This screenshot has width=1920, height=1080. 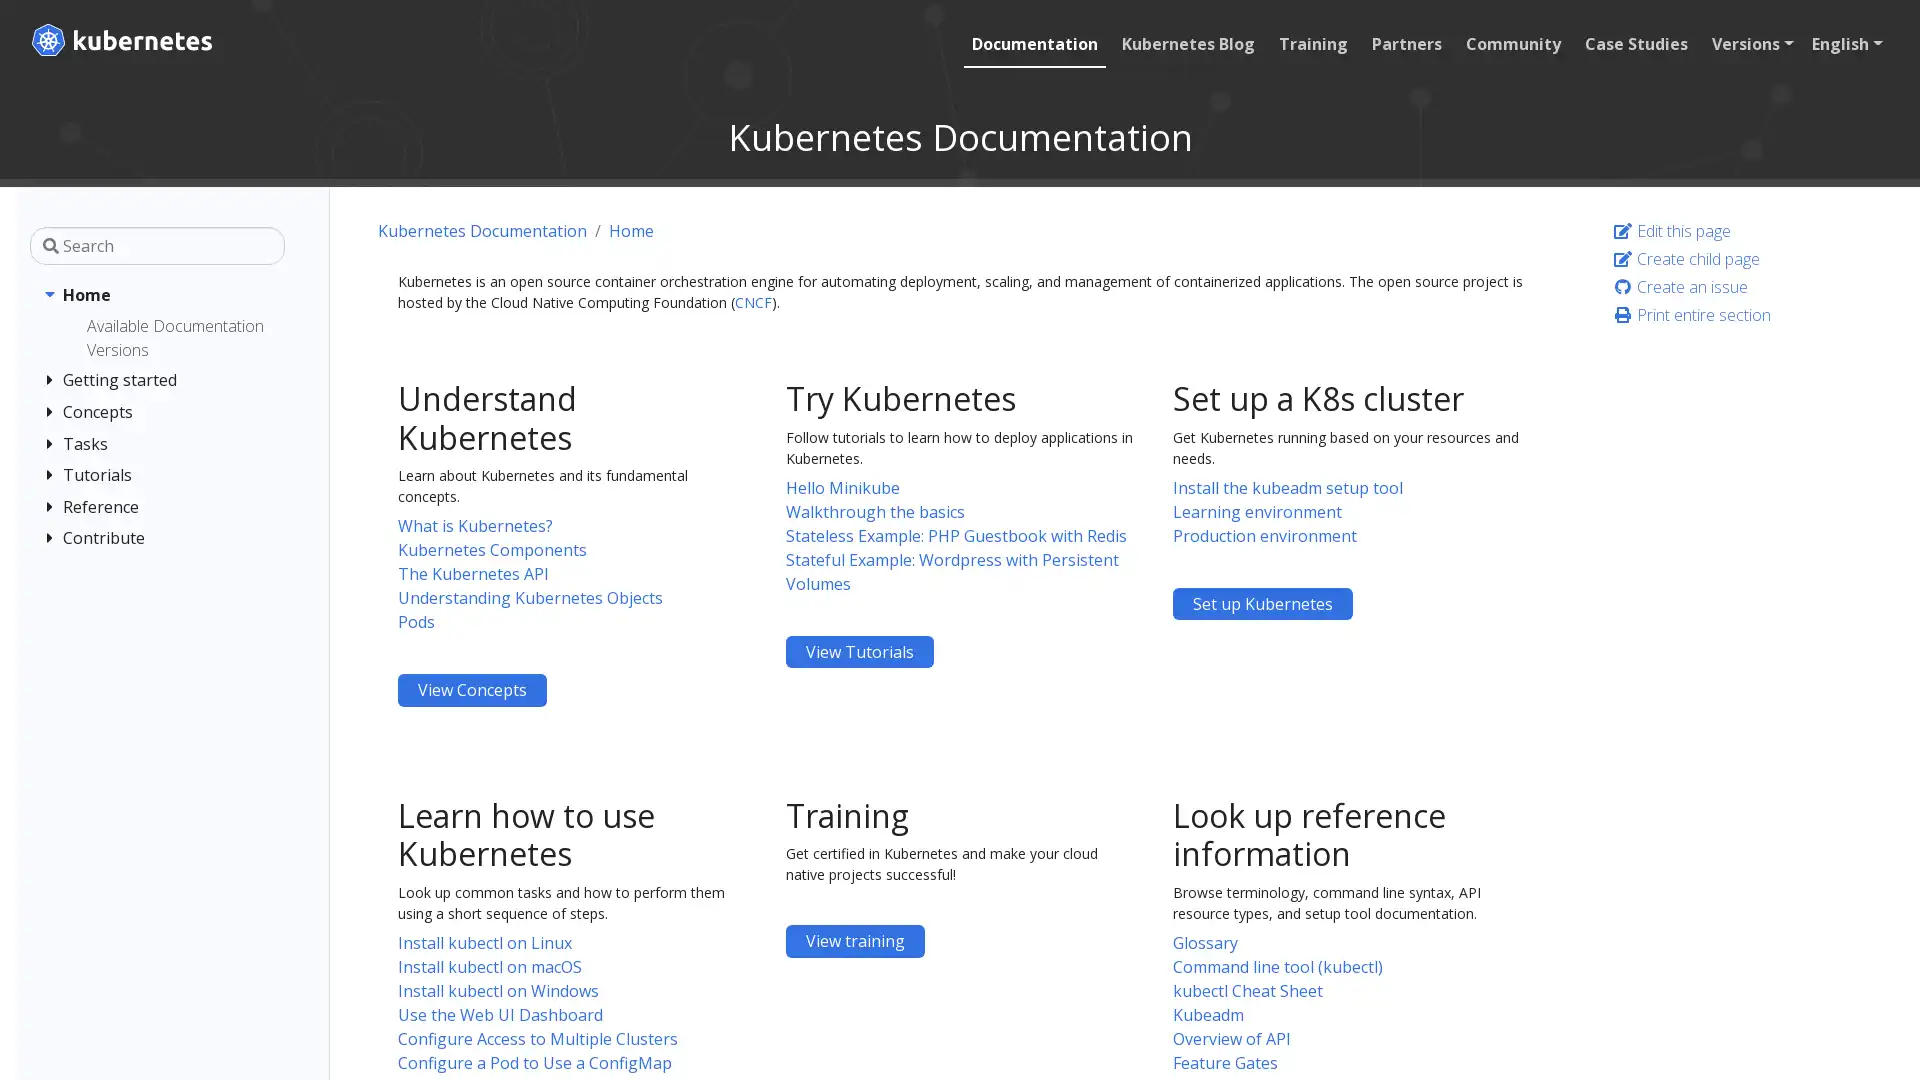 What do you see at coordinates (470, 688) in the screenshot?
I see `Understand Kubernetes` at bounding box center [470, 688].